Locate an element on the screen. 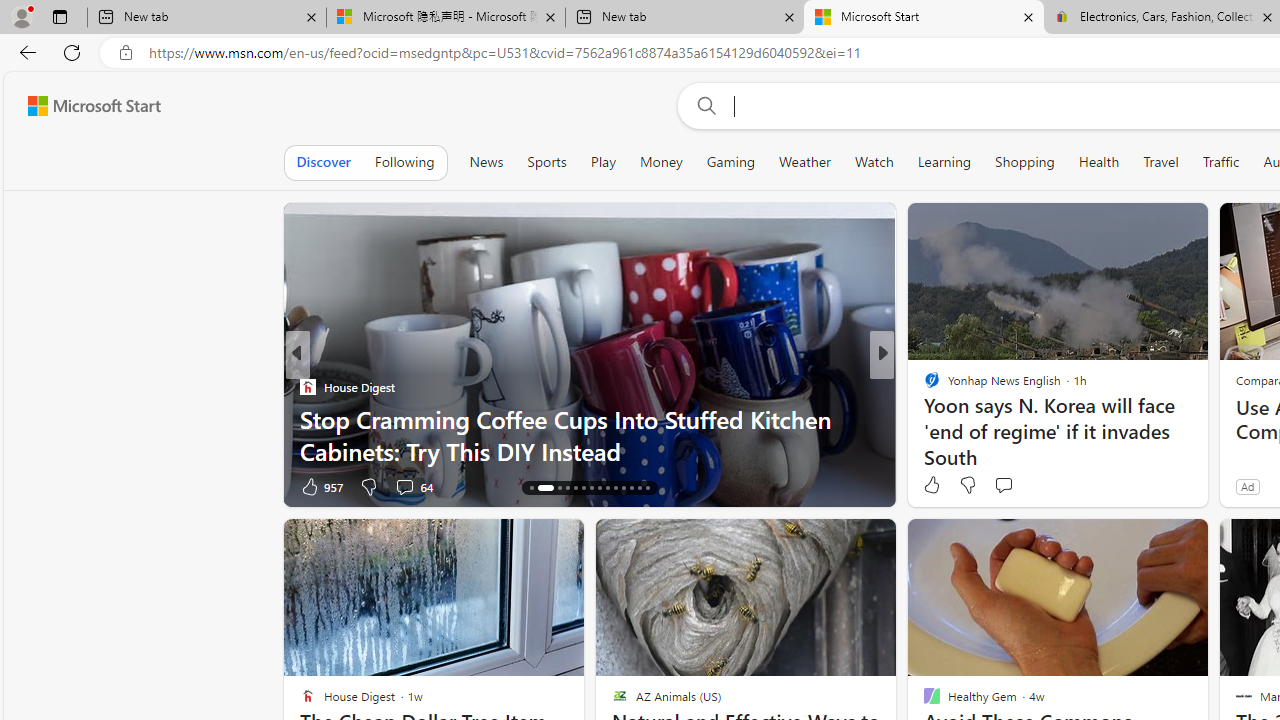 The height and width of the screenshot is (720, 1280). 'AutomationID: tab-25' is located at coordinates (623, 488).